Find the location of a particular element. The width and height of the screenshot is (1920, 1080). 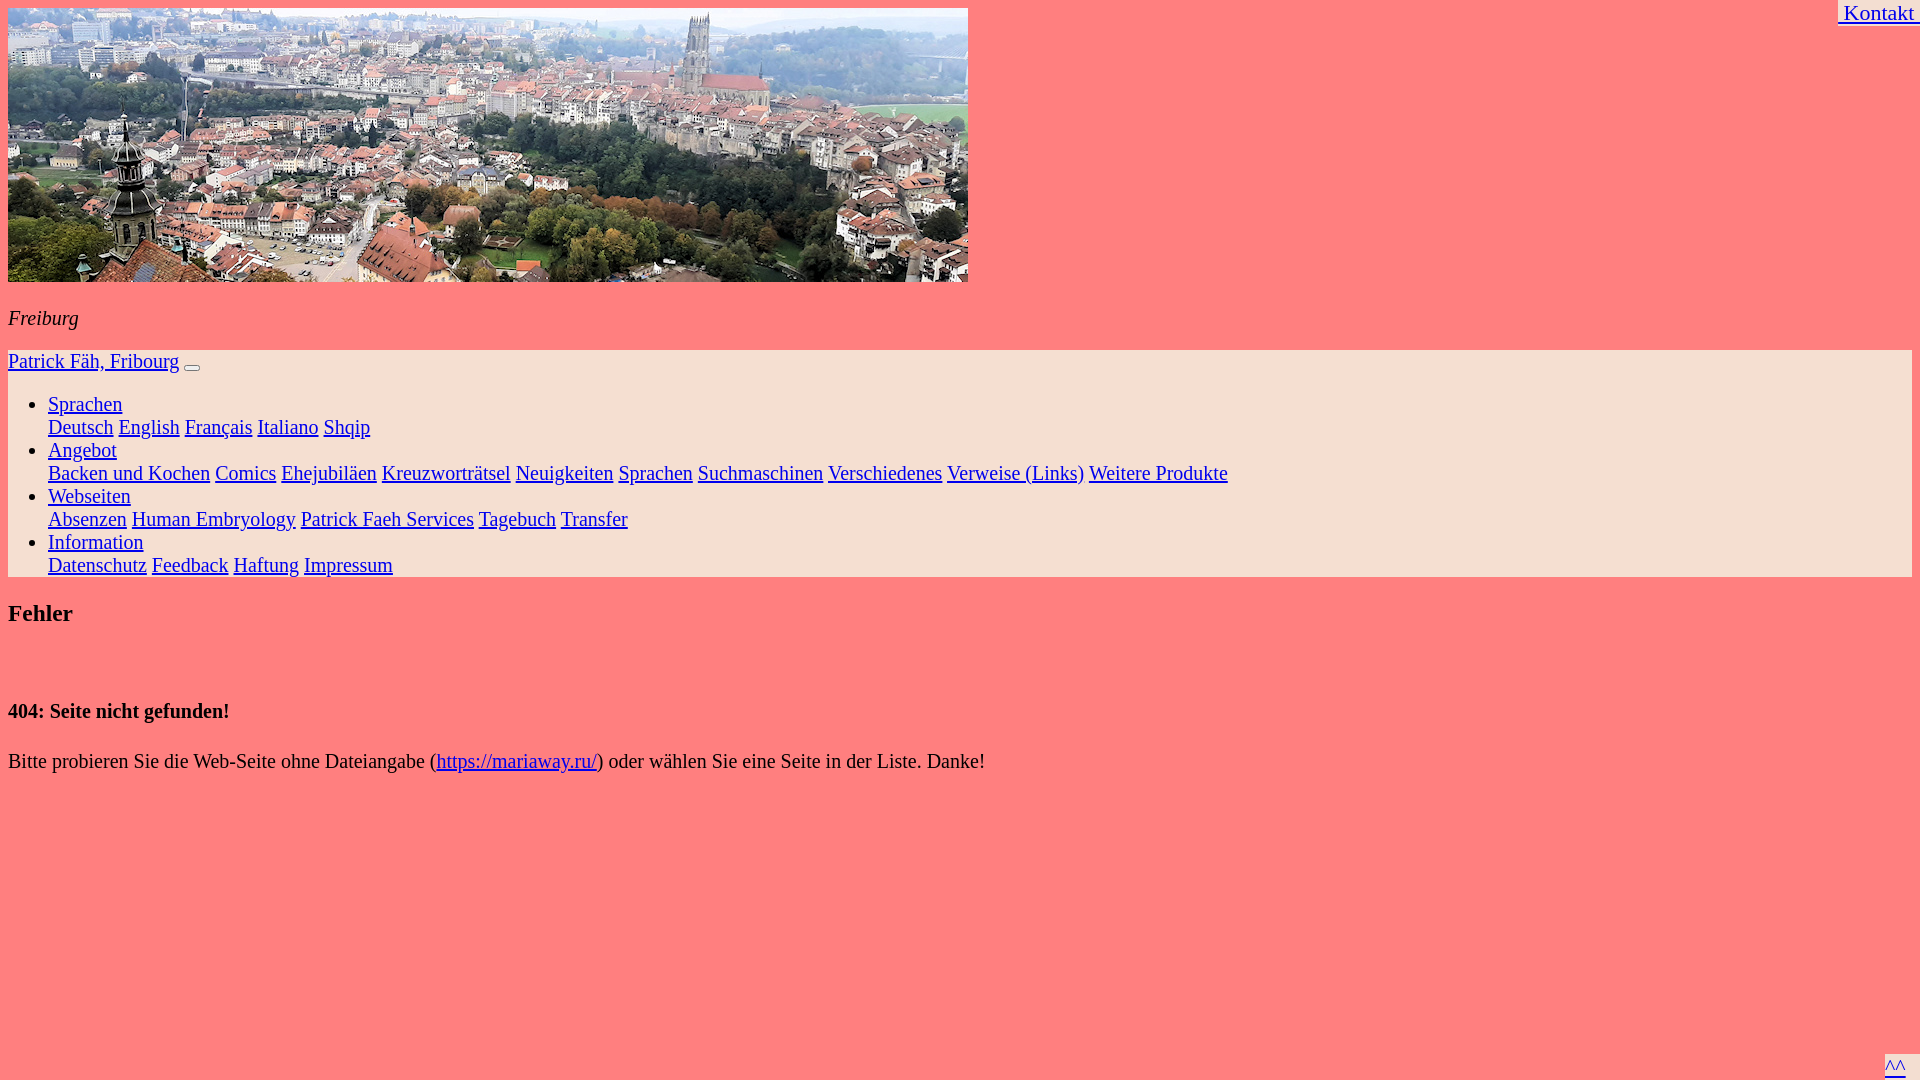

'English' is located at coordinates (148, 426).